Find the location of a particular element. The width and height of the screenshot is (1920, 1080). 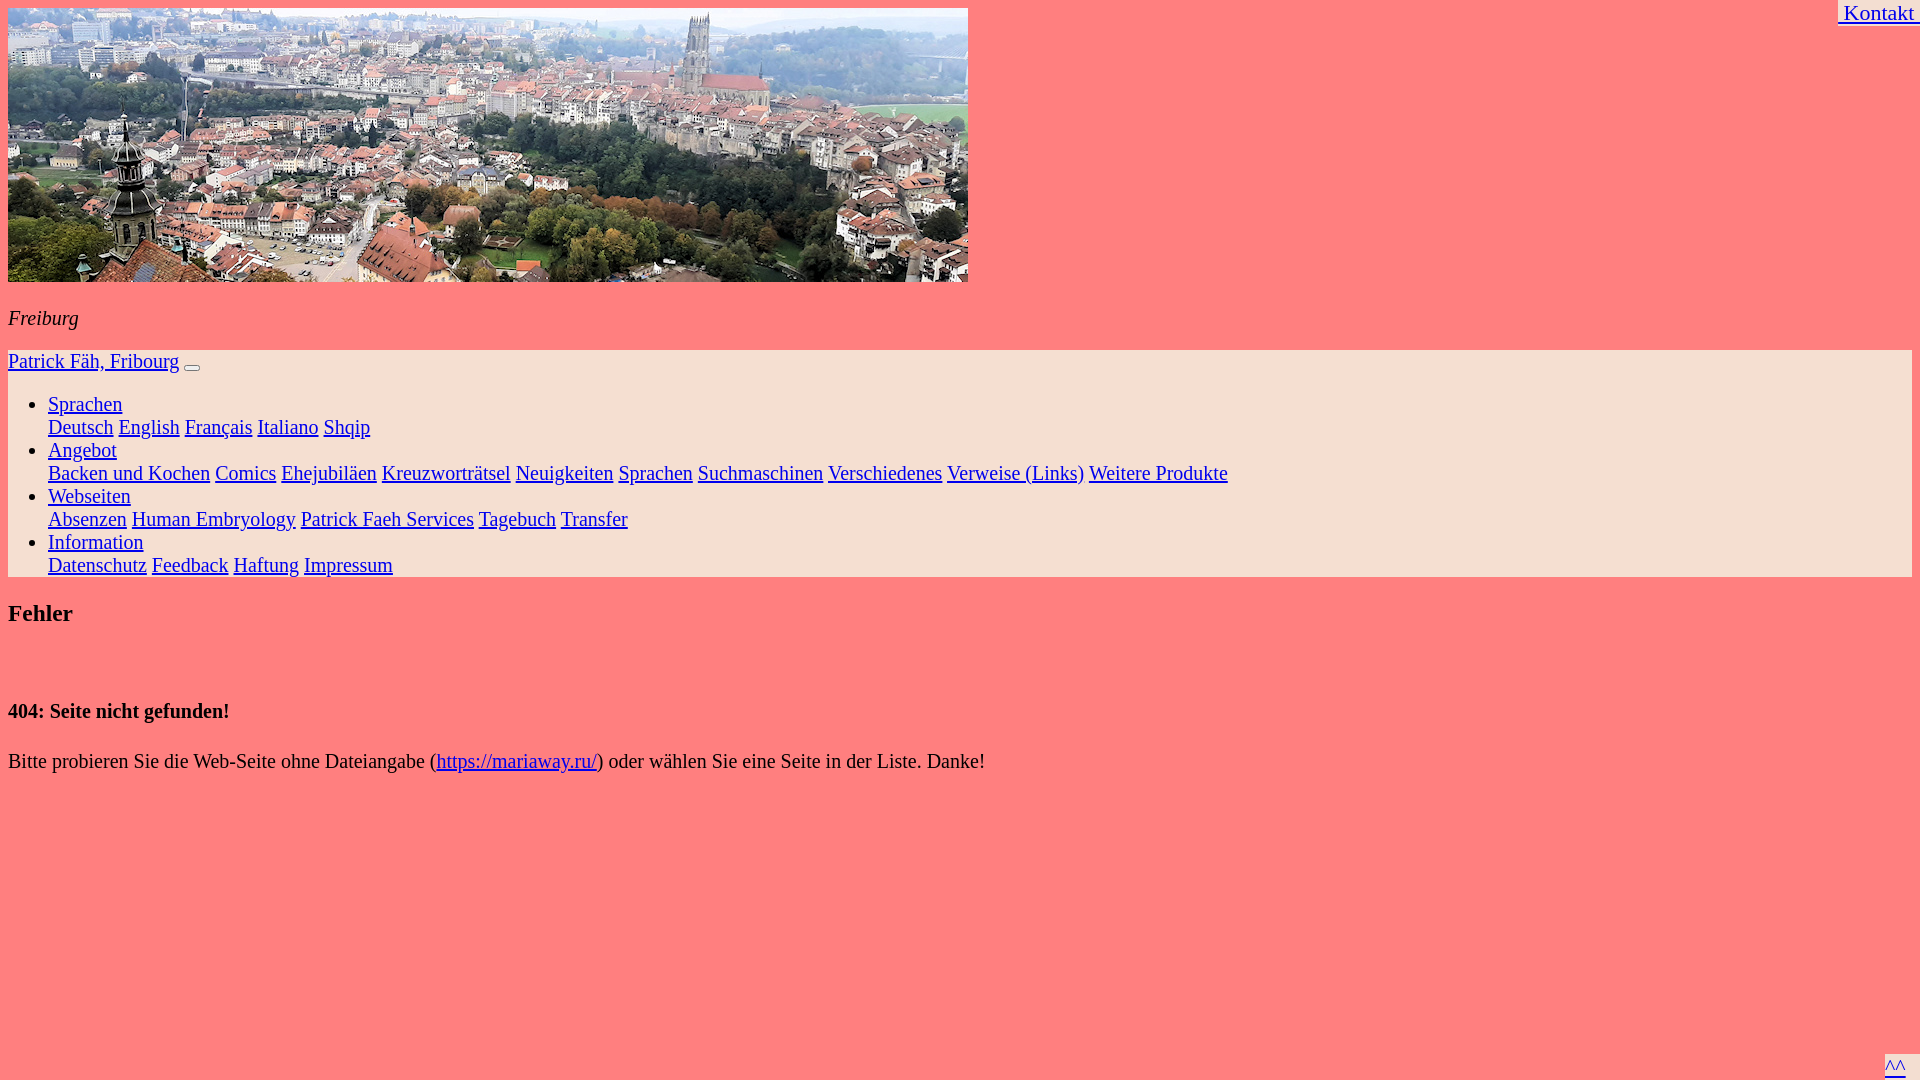

'English' is located at coordinates (148, 426).